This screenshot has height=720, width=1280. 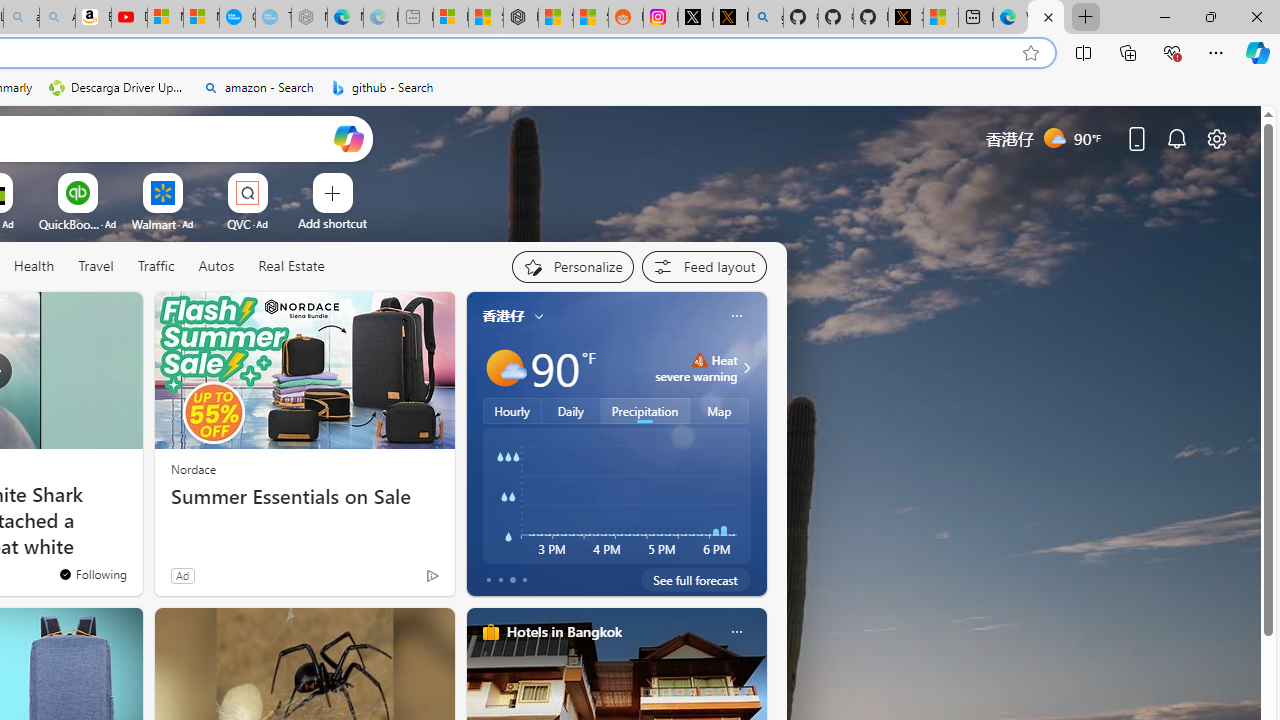 I want to click on 'Hourly', so click(x=512, y=410).